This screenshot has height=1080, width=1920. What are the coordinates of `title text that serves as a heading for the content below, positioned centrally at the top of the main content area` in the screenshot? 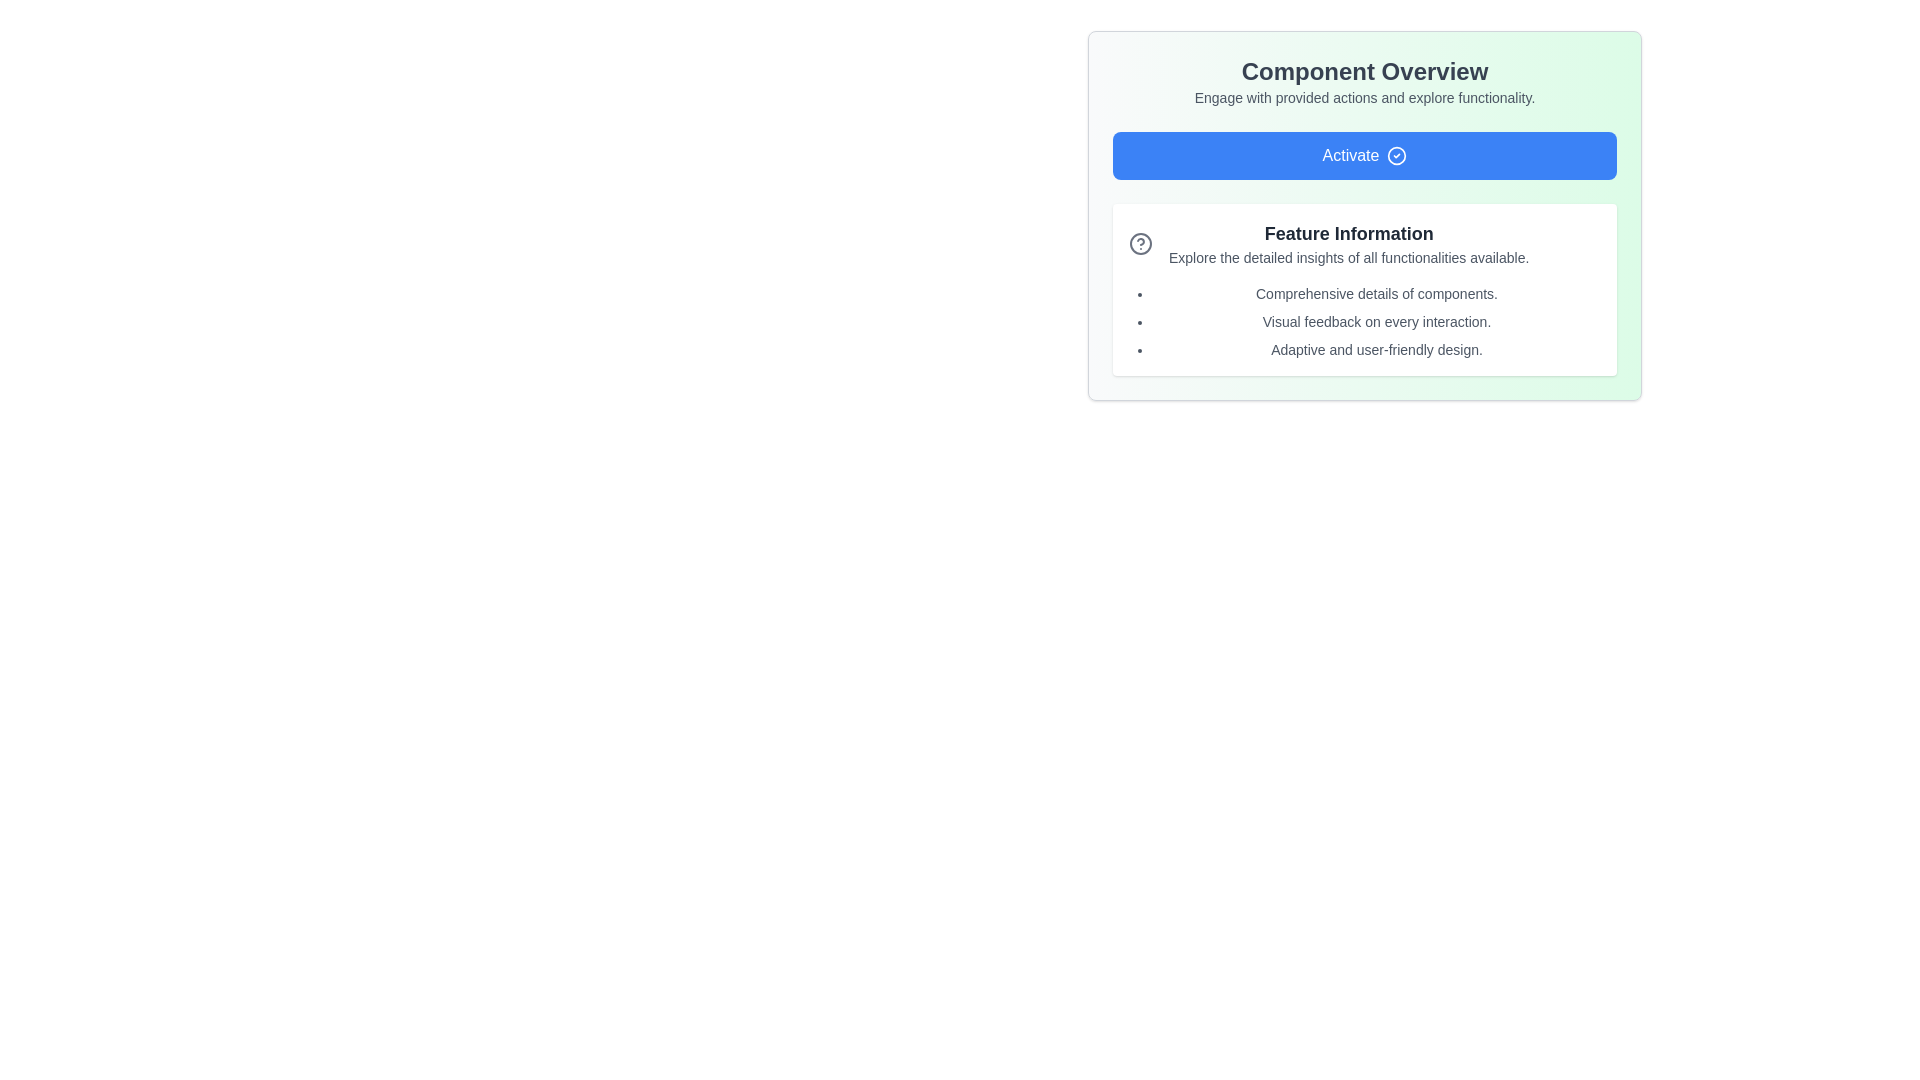 It's located at (1363, 71).